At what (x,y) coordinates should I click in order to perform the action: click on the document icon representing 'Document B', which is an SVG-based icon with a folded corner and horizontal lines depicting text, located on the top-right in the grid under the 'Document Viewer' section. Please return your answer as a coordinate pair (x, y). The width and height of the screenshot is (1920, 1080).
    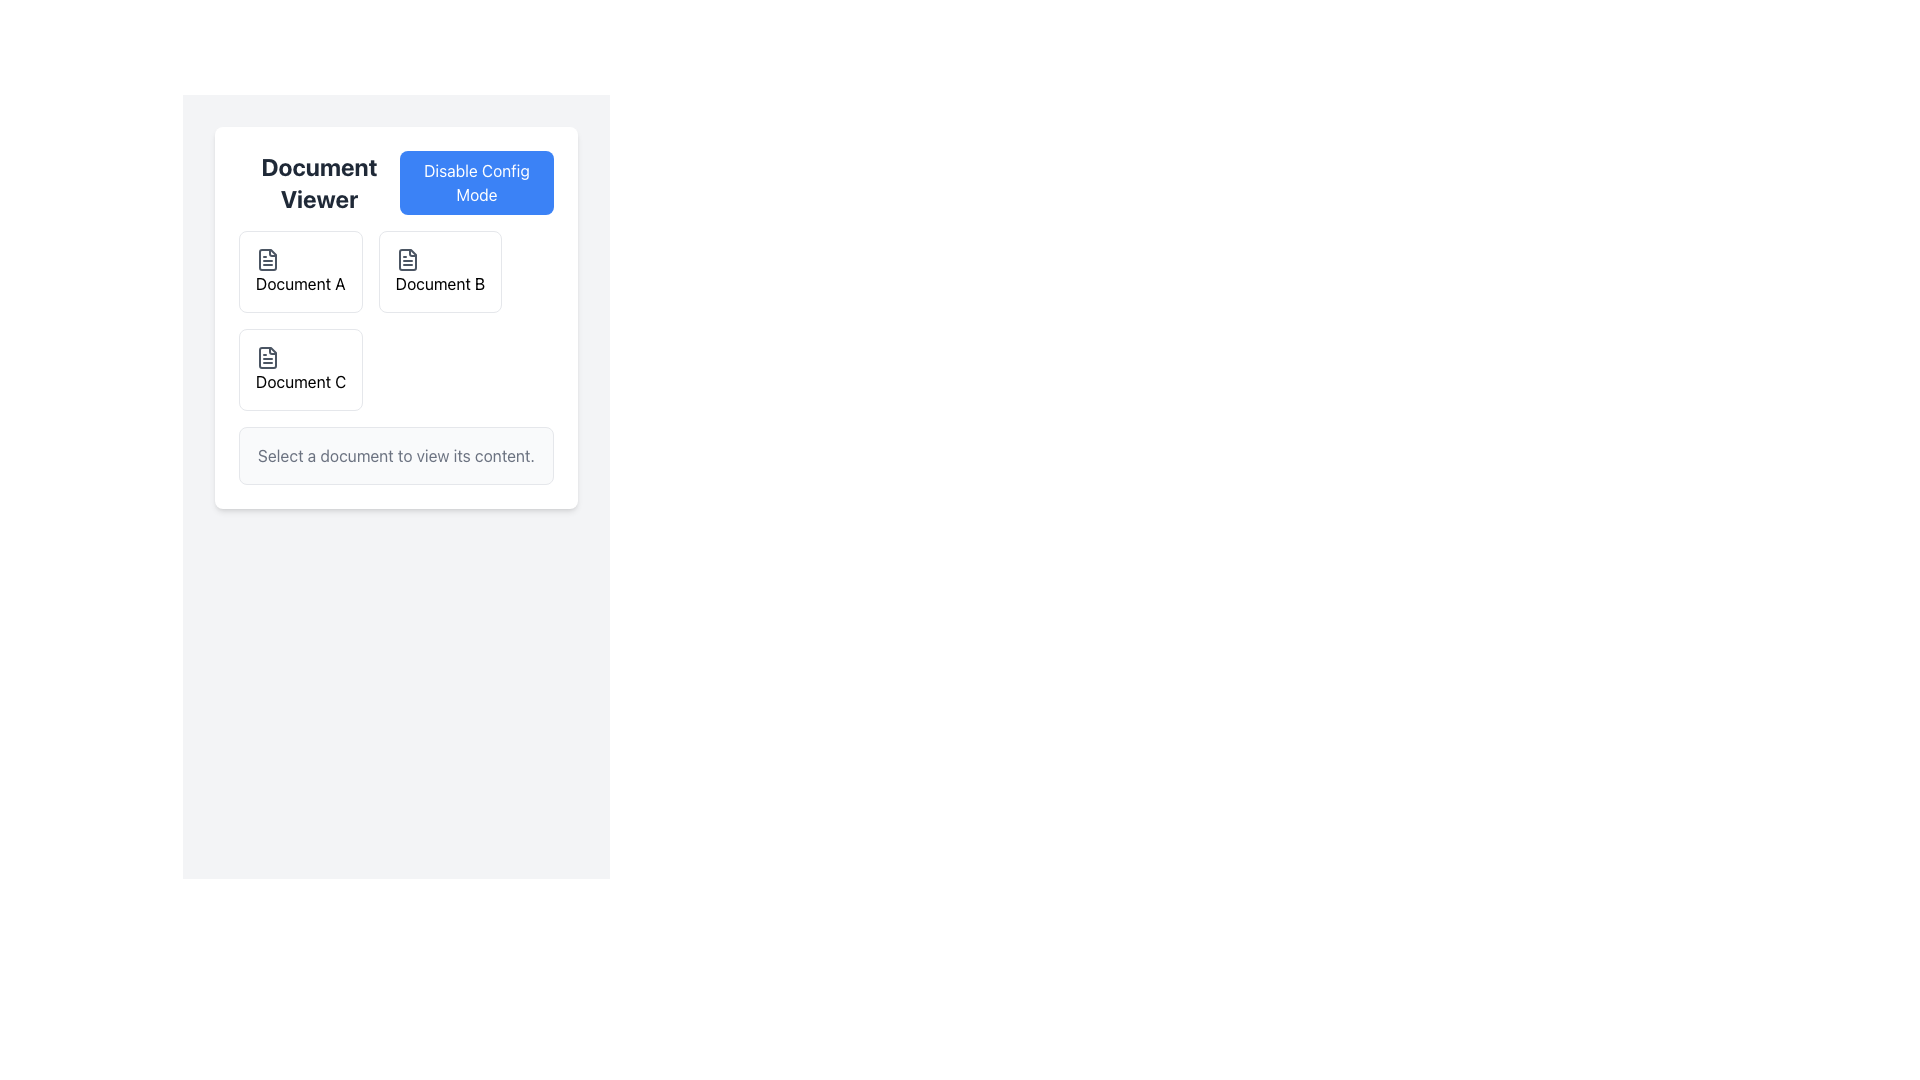
    Looking at the image, I should click on (406, 258).